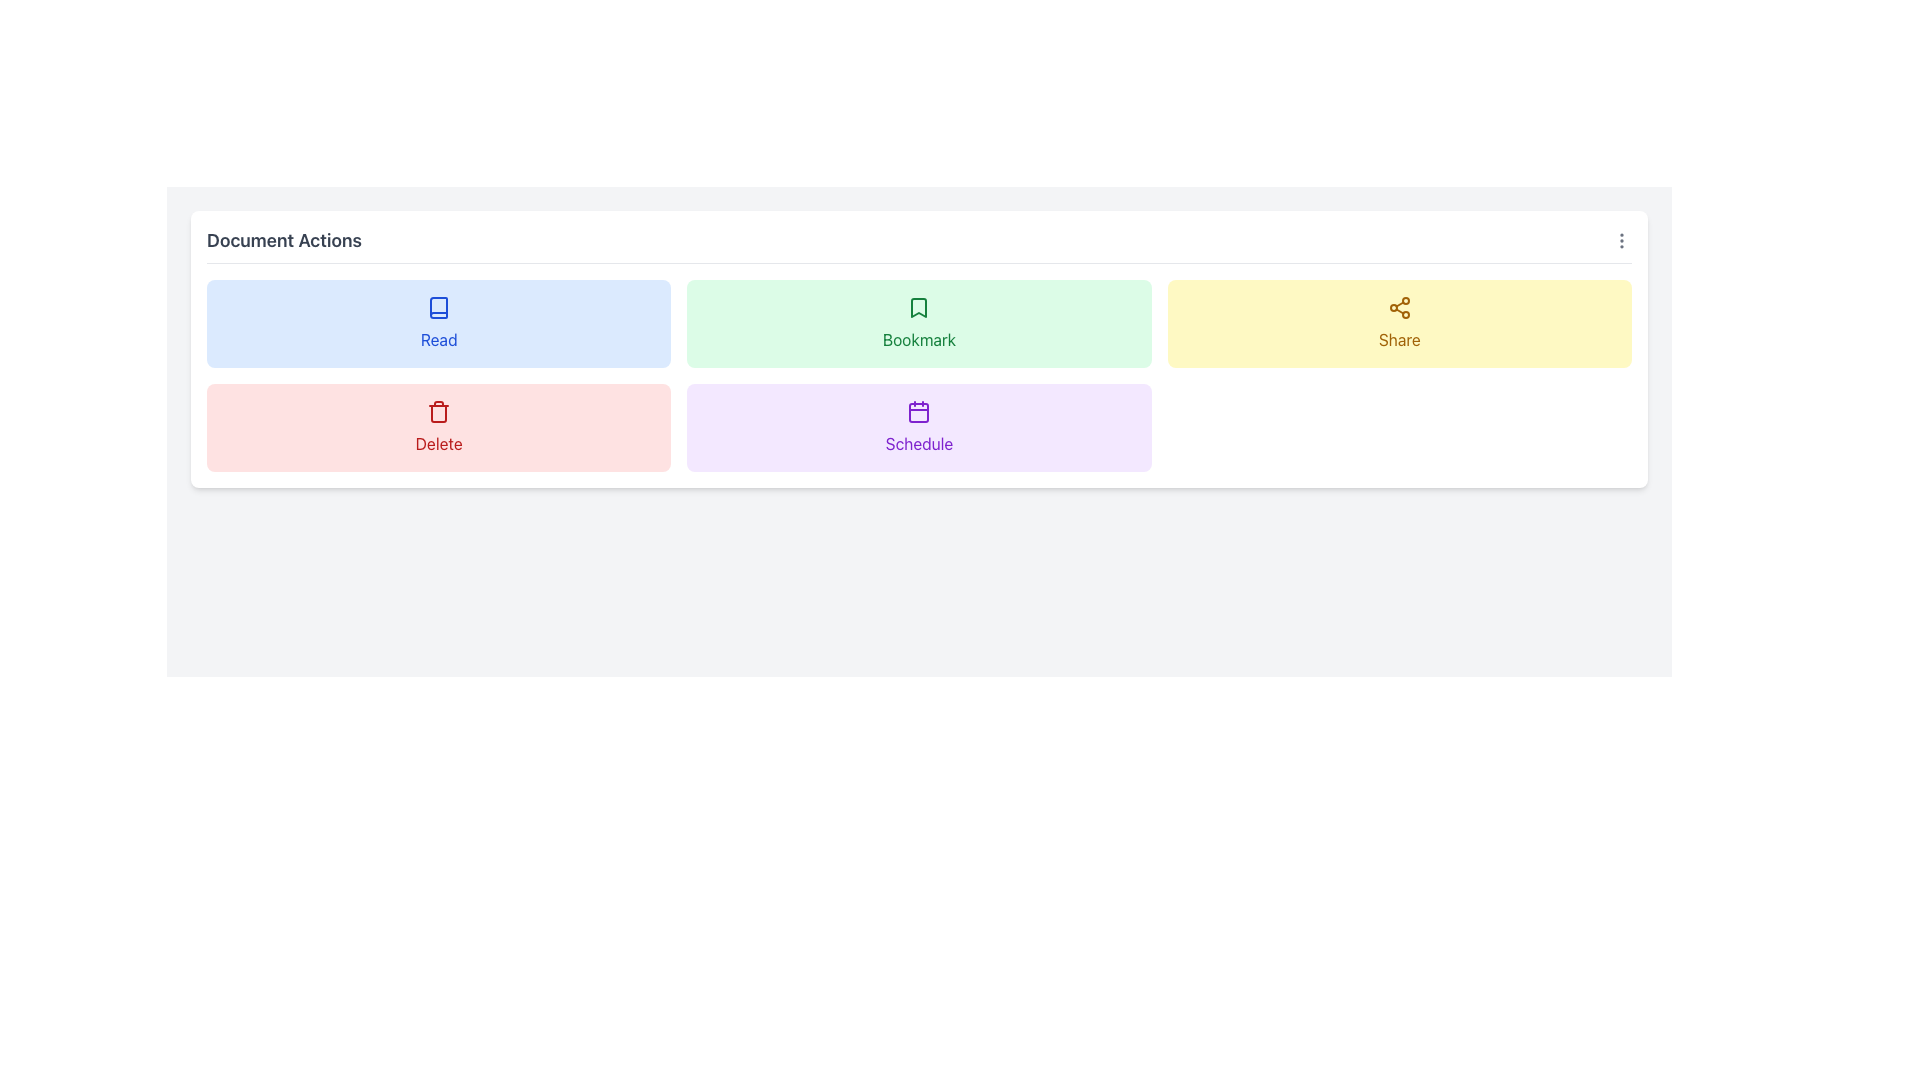  I want to click on the simplified book icon within the blue rectangular card labeled 'Read', so click(438, 308).